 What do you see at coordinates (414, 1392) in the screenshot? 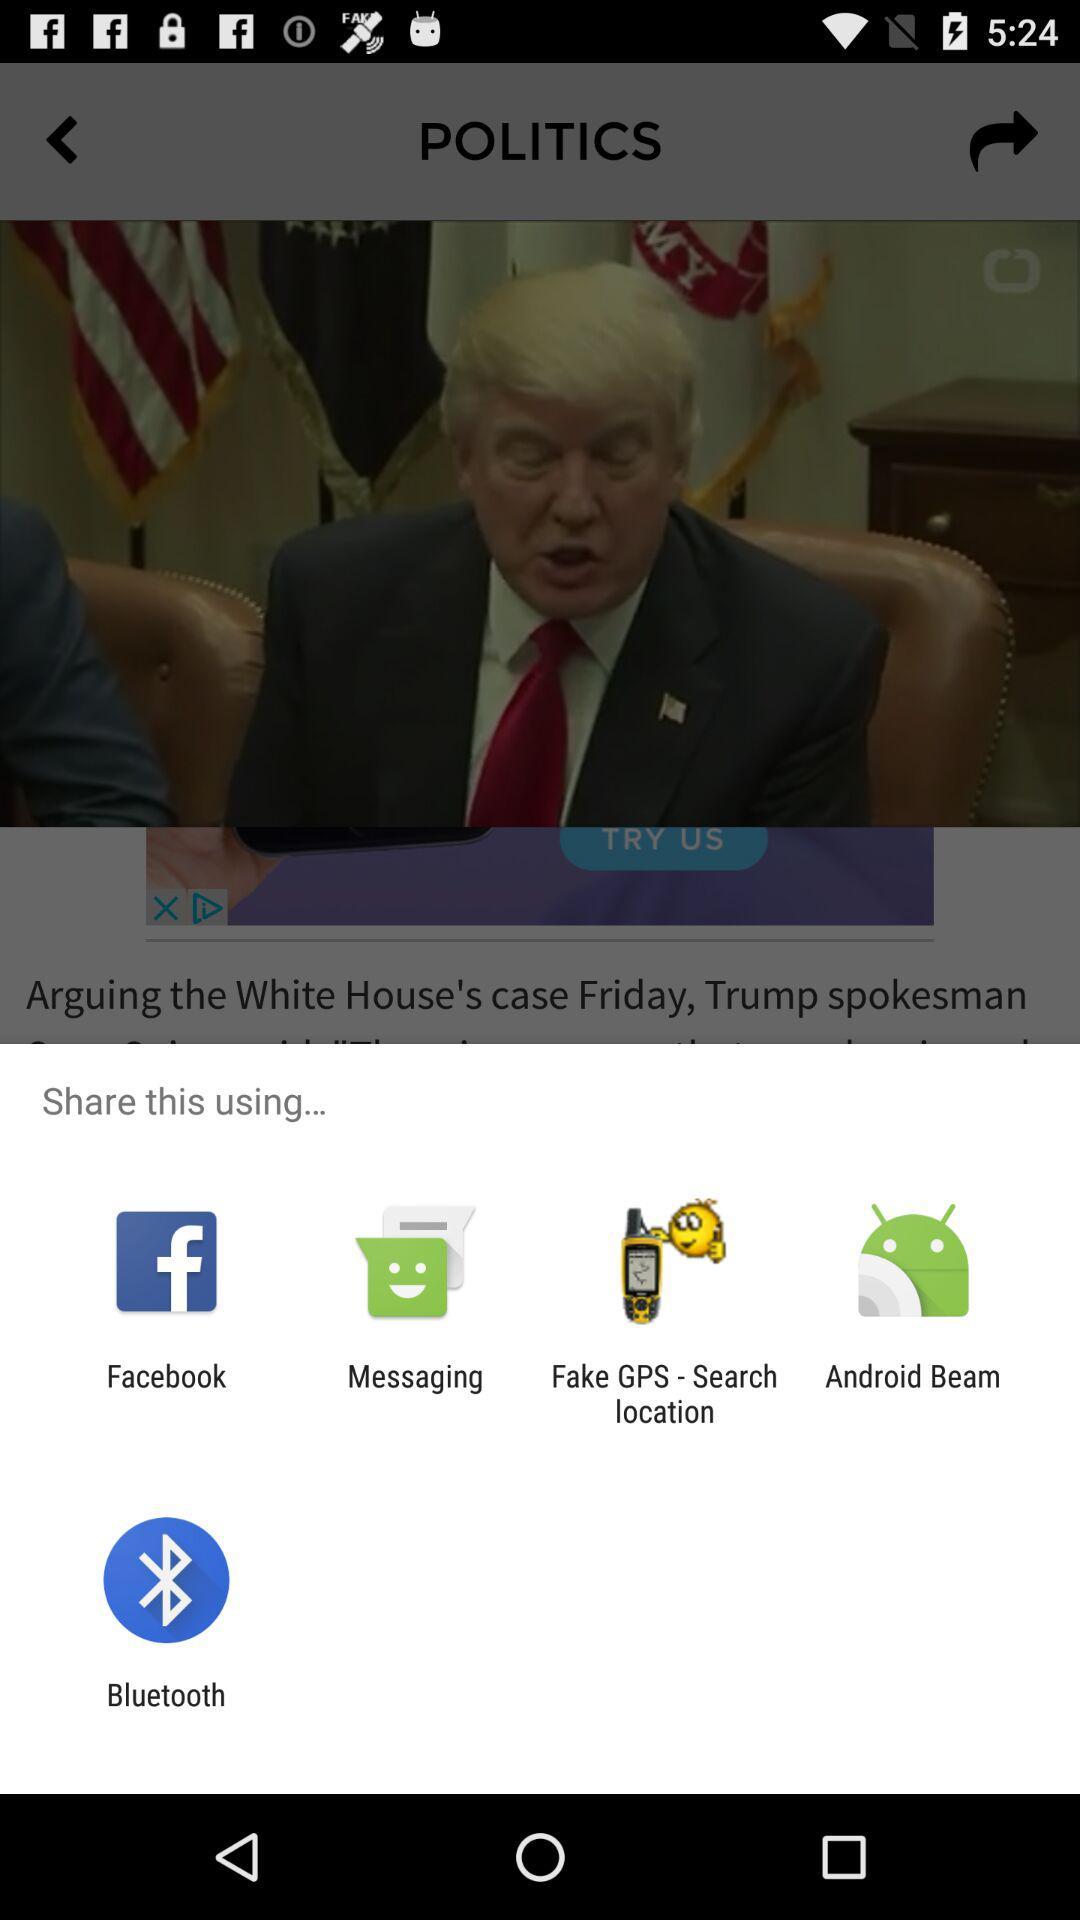
I see `app next to the fake gps search` at bounding box center [414, 1392].